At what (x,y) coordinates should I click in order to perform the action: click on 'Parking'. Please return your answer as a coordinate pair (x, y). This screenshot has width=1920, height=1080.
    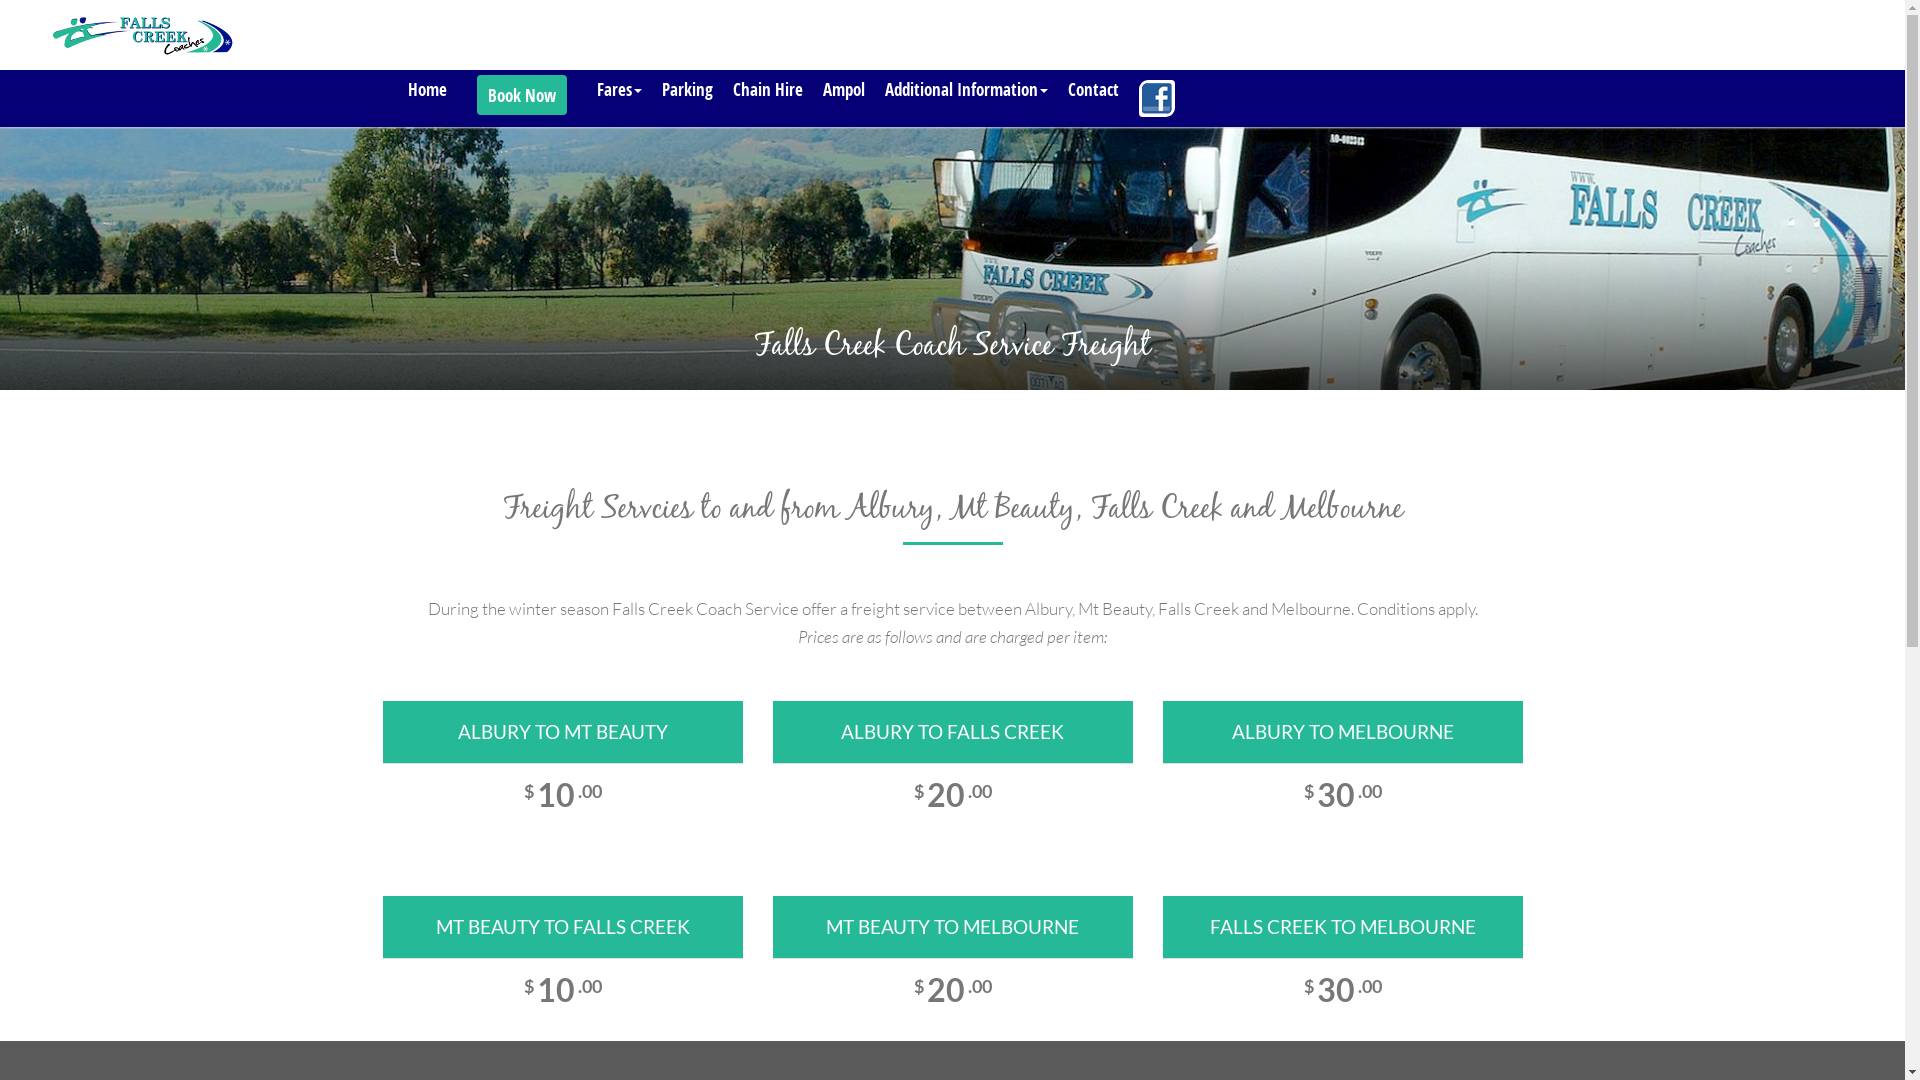
    Looking at the image, I should click on (687, 88).